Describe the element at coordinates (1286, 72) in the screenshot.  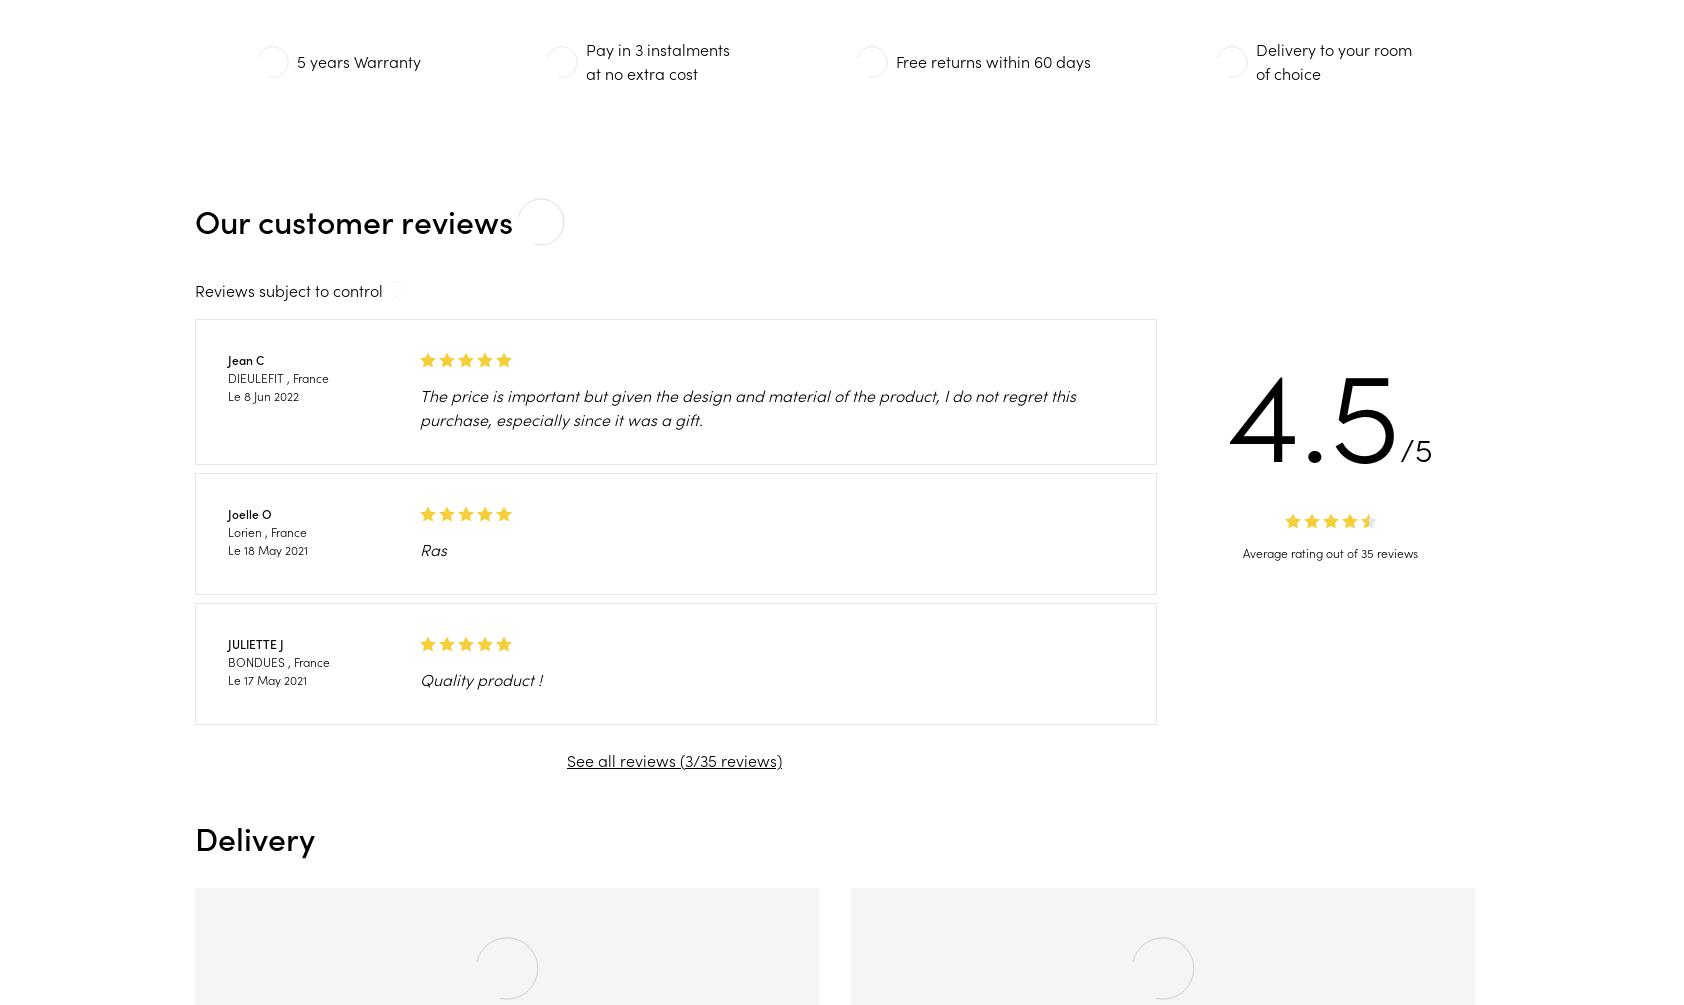
I see `'of choice'` at that location.